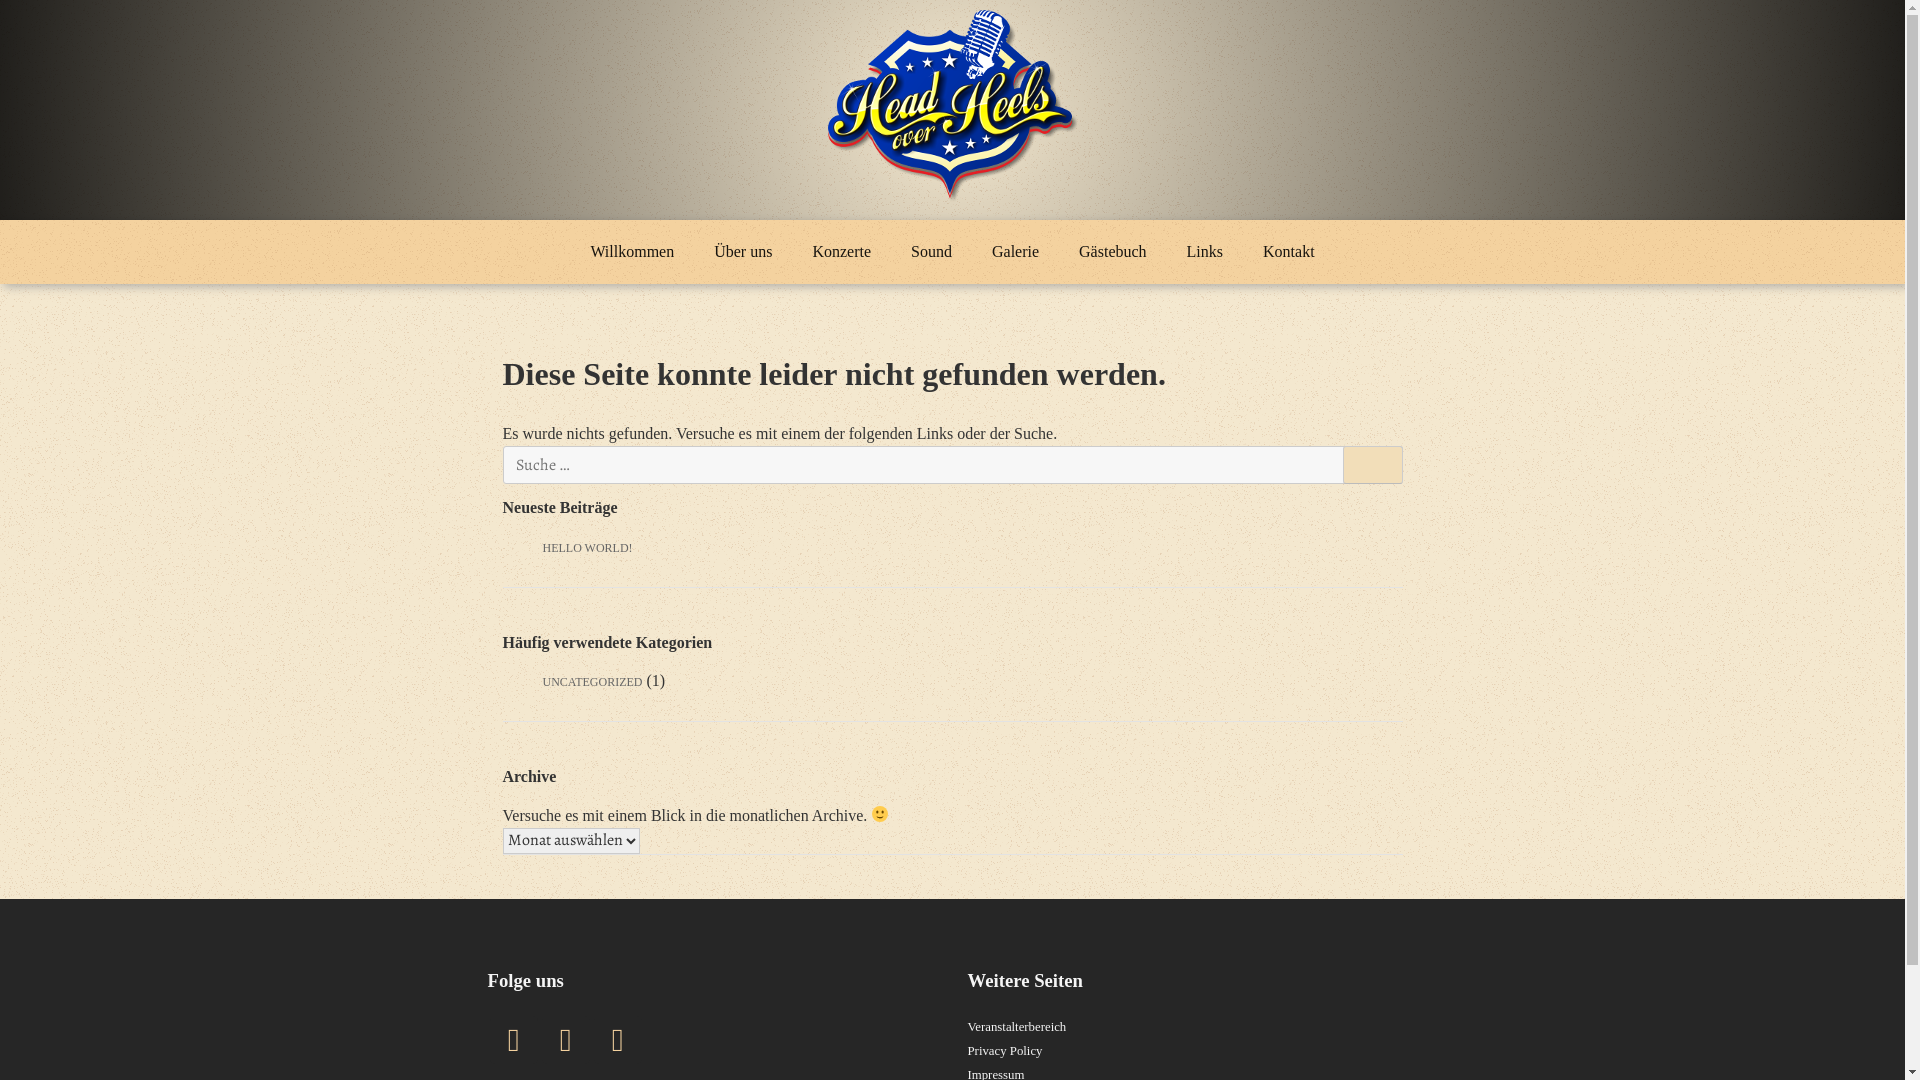 Image resolution: width=1920 pixels, height=1080 pixels. I want to click on 'HELLO WORLD!', so click(585, 547).